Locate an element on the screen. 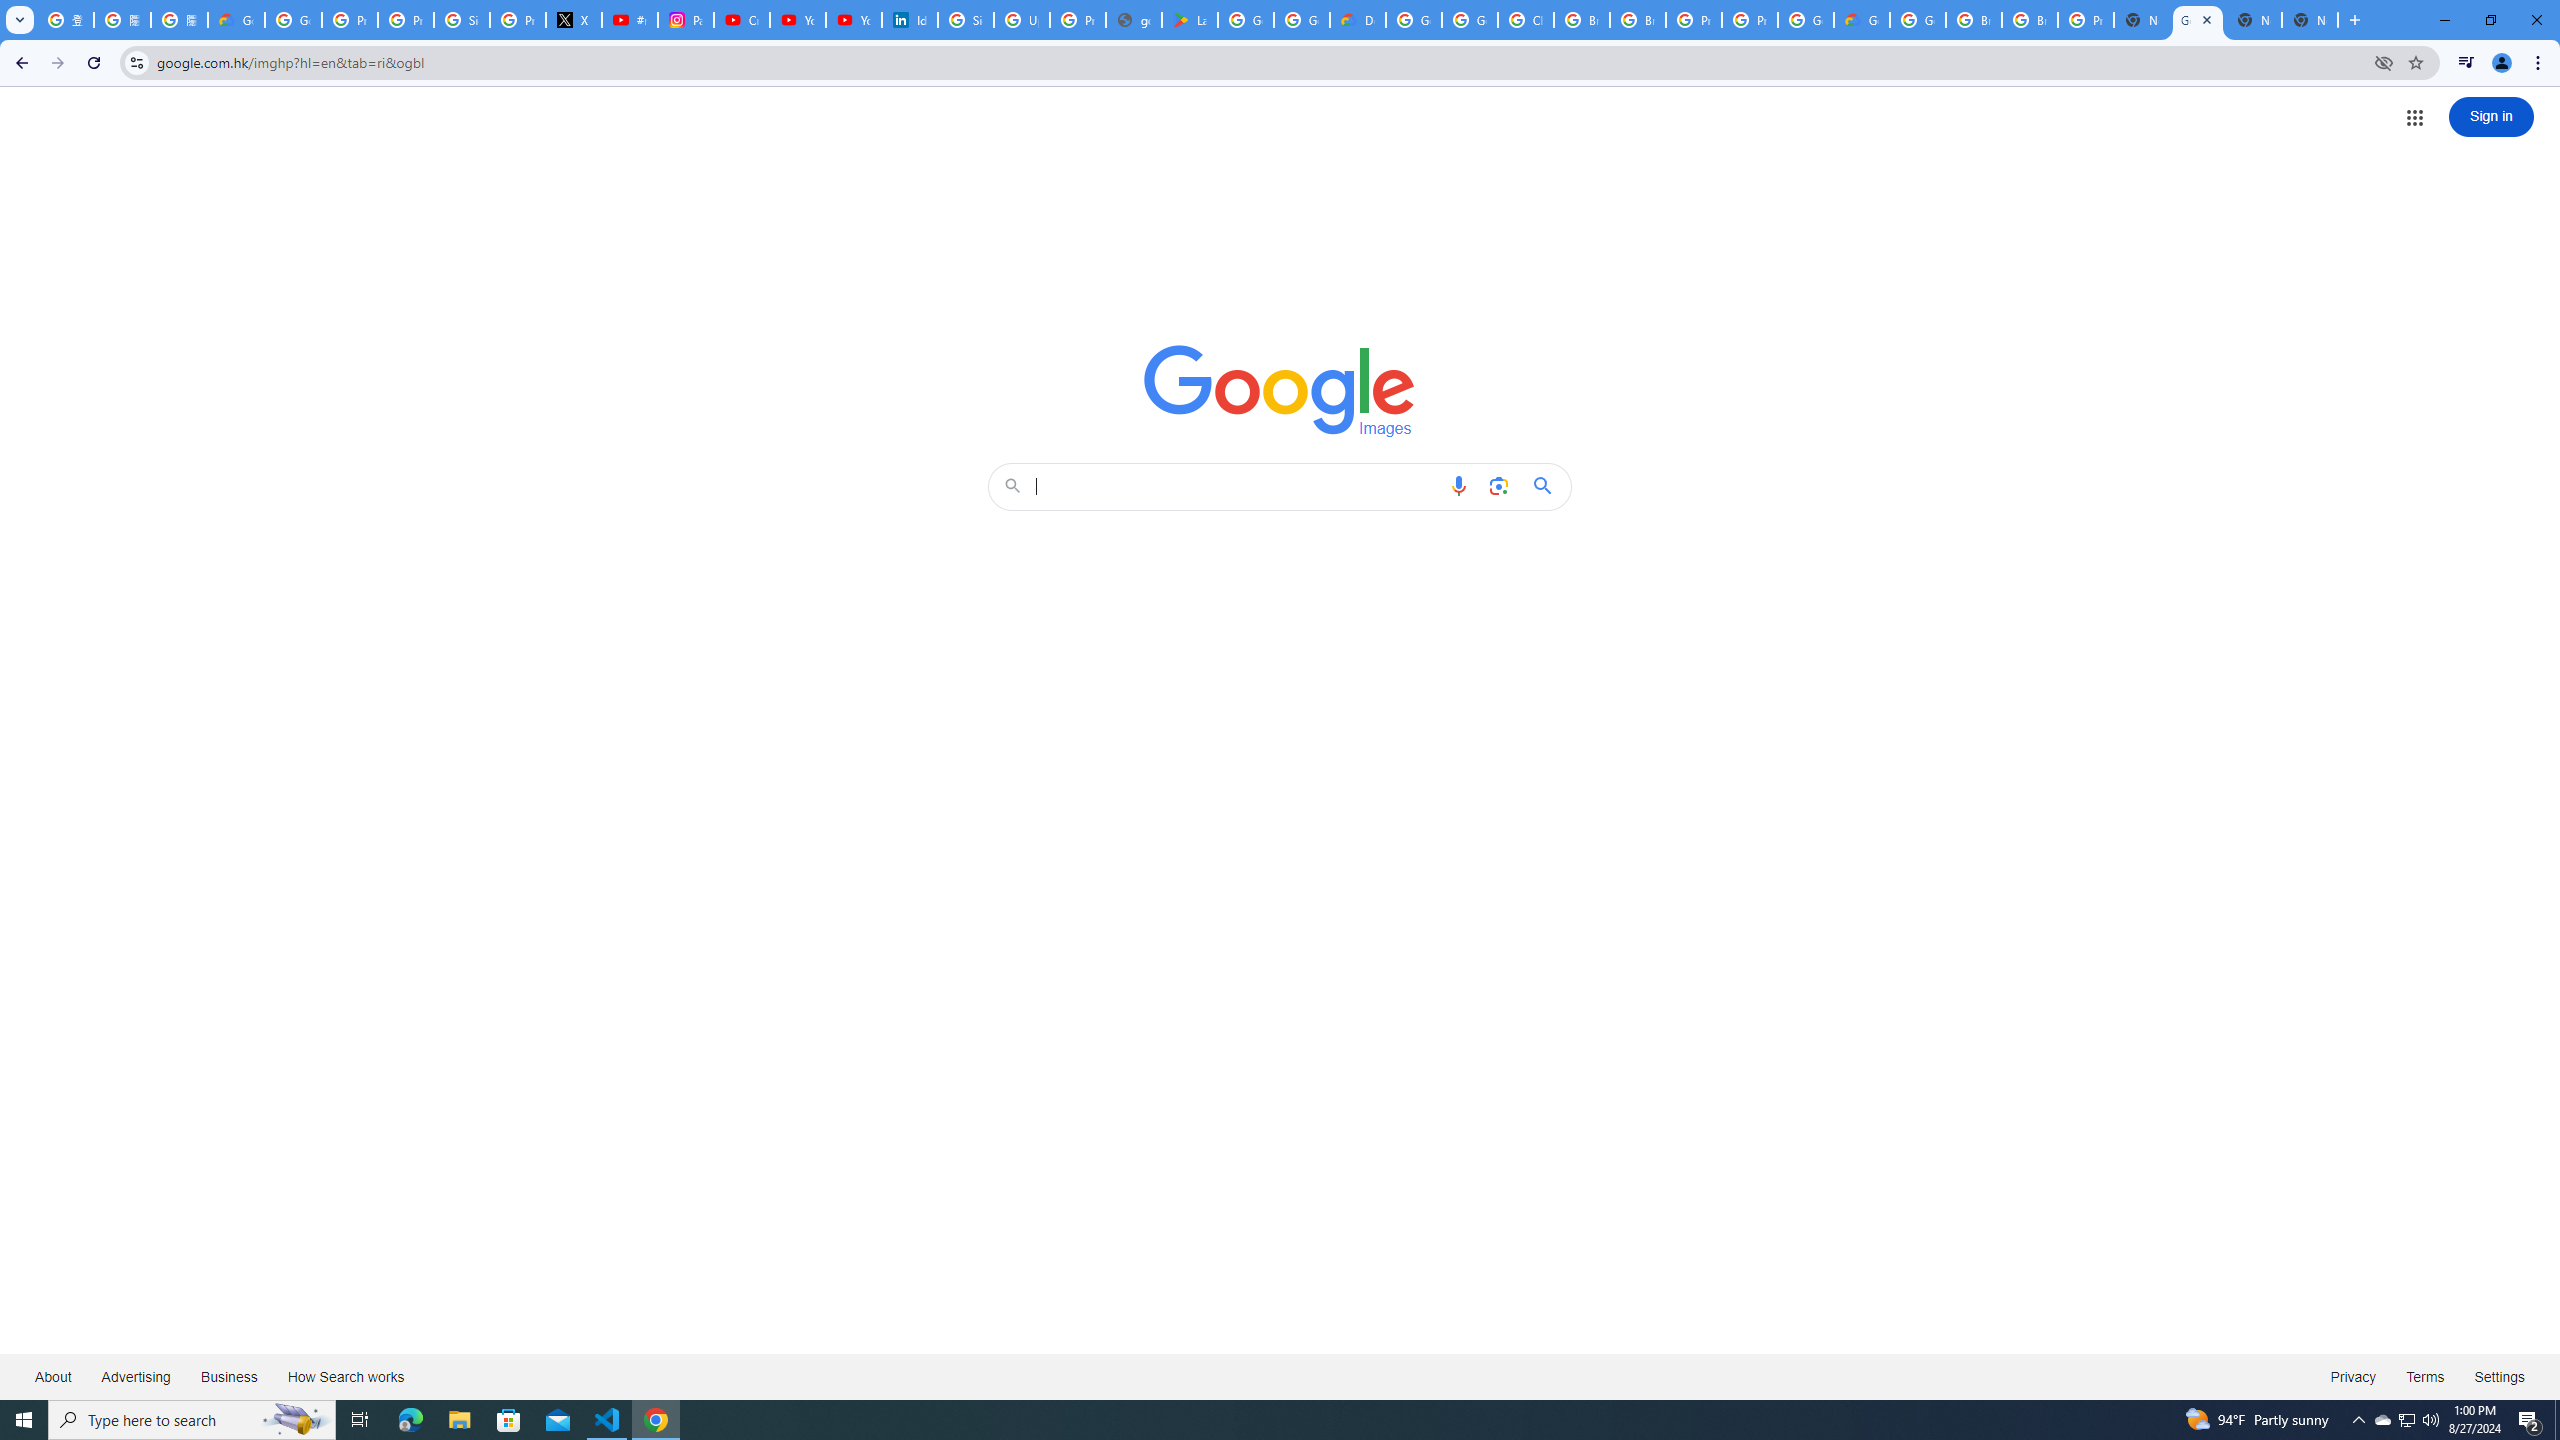  'Google Images' is located at coordinates (1280, 390).